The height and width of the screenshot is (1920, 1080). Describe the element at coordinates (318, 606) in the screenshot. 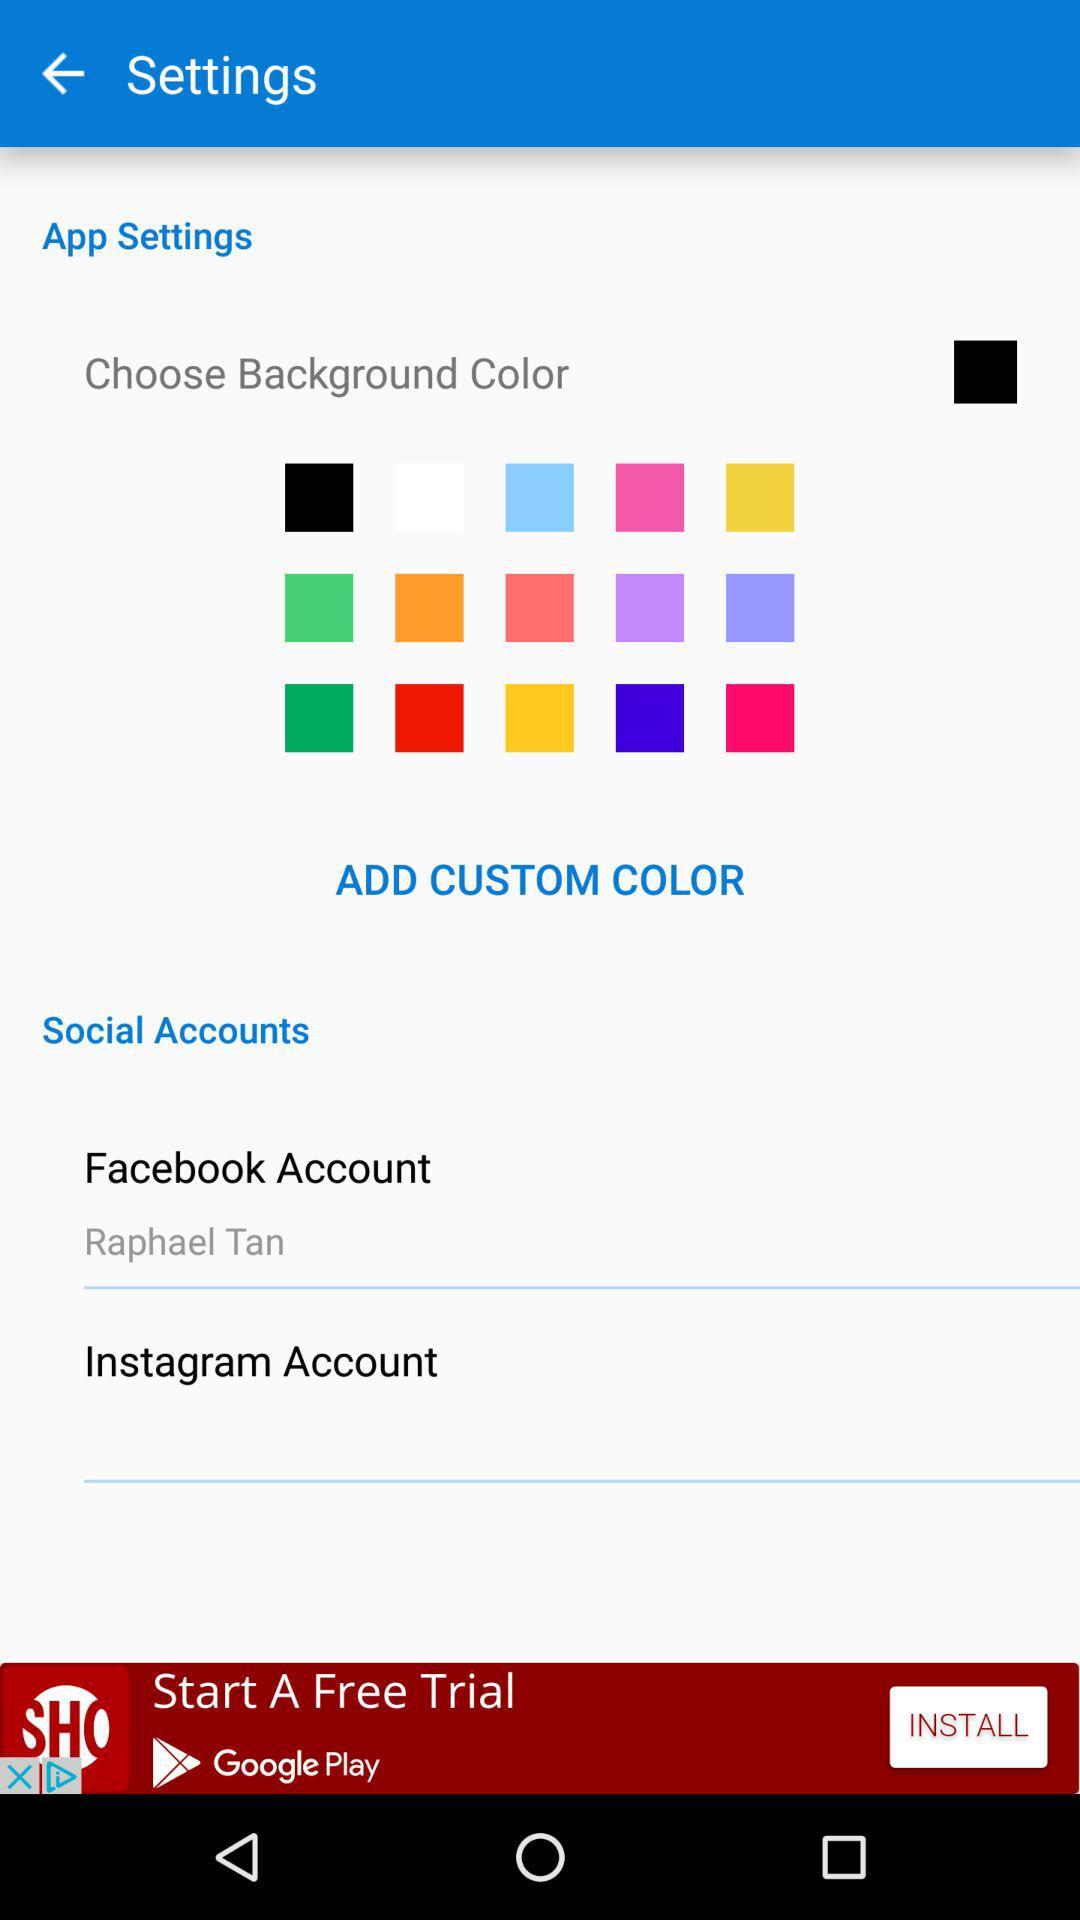

I see `background colour select` at that location.